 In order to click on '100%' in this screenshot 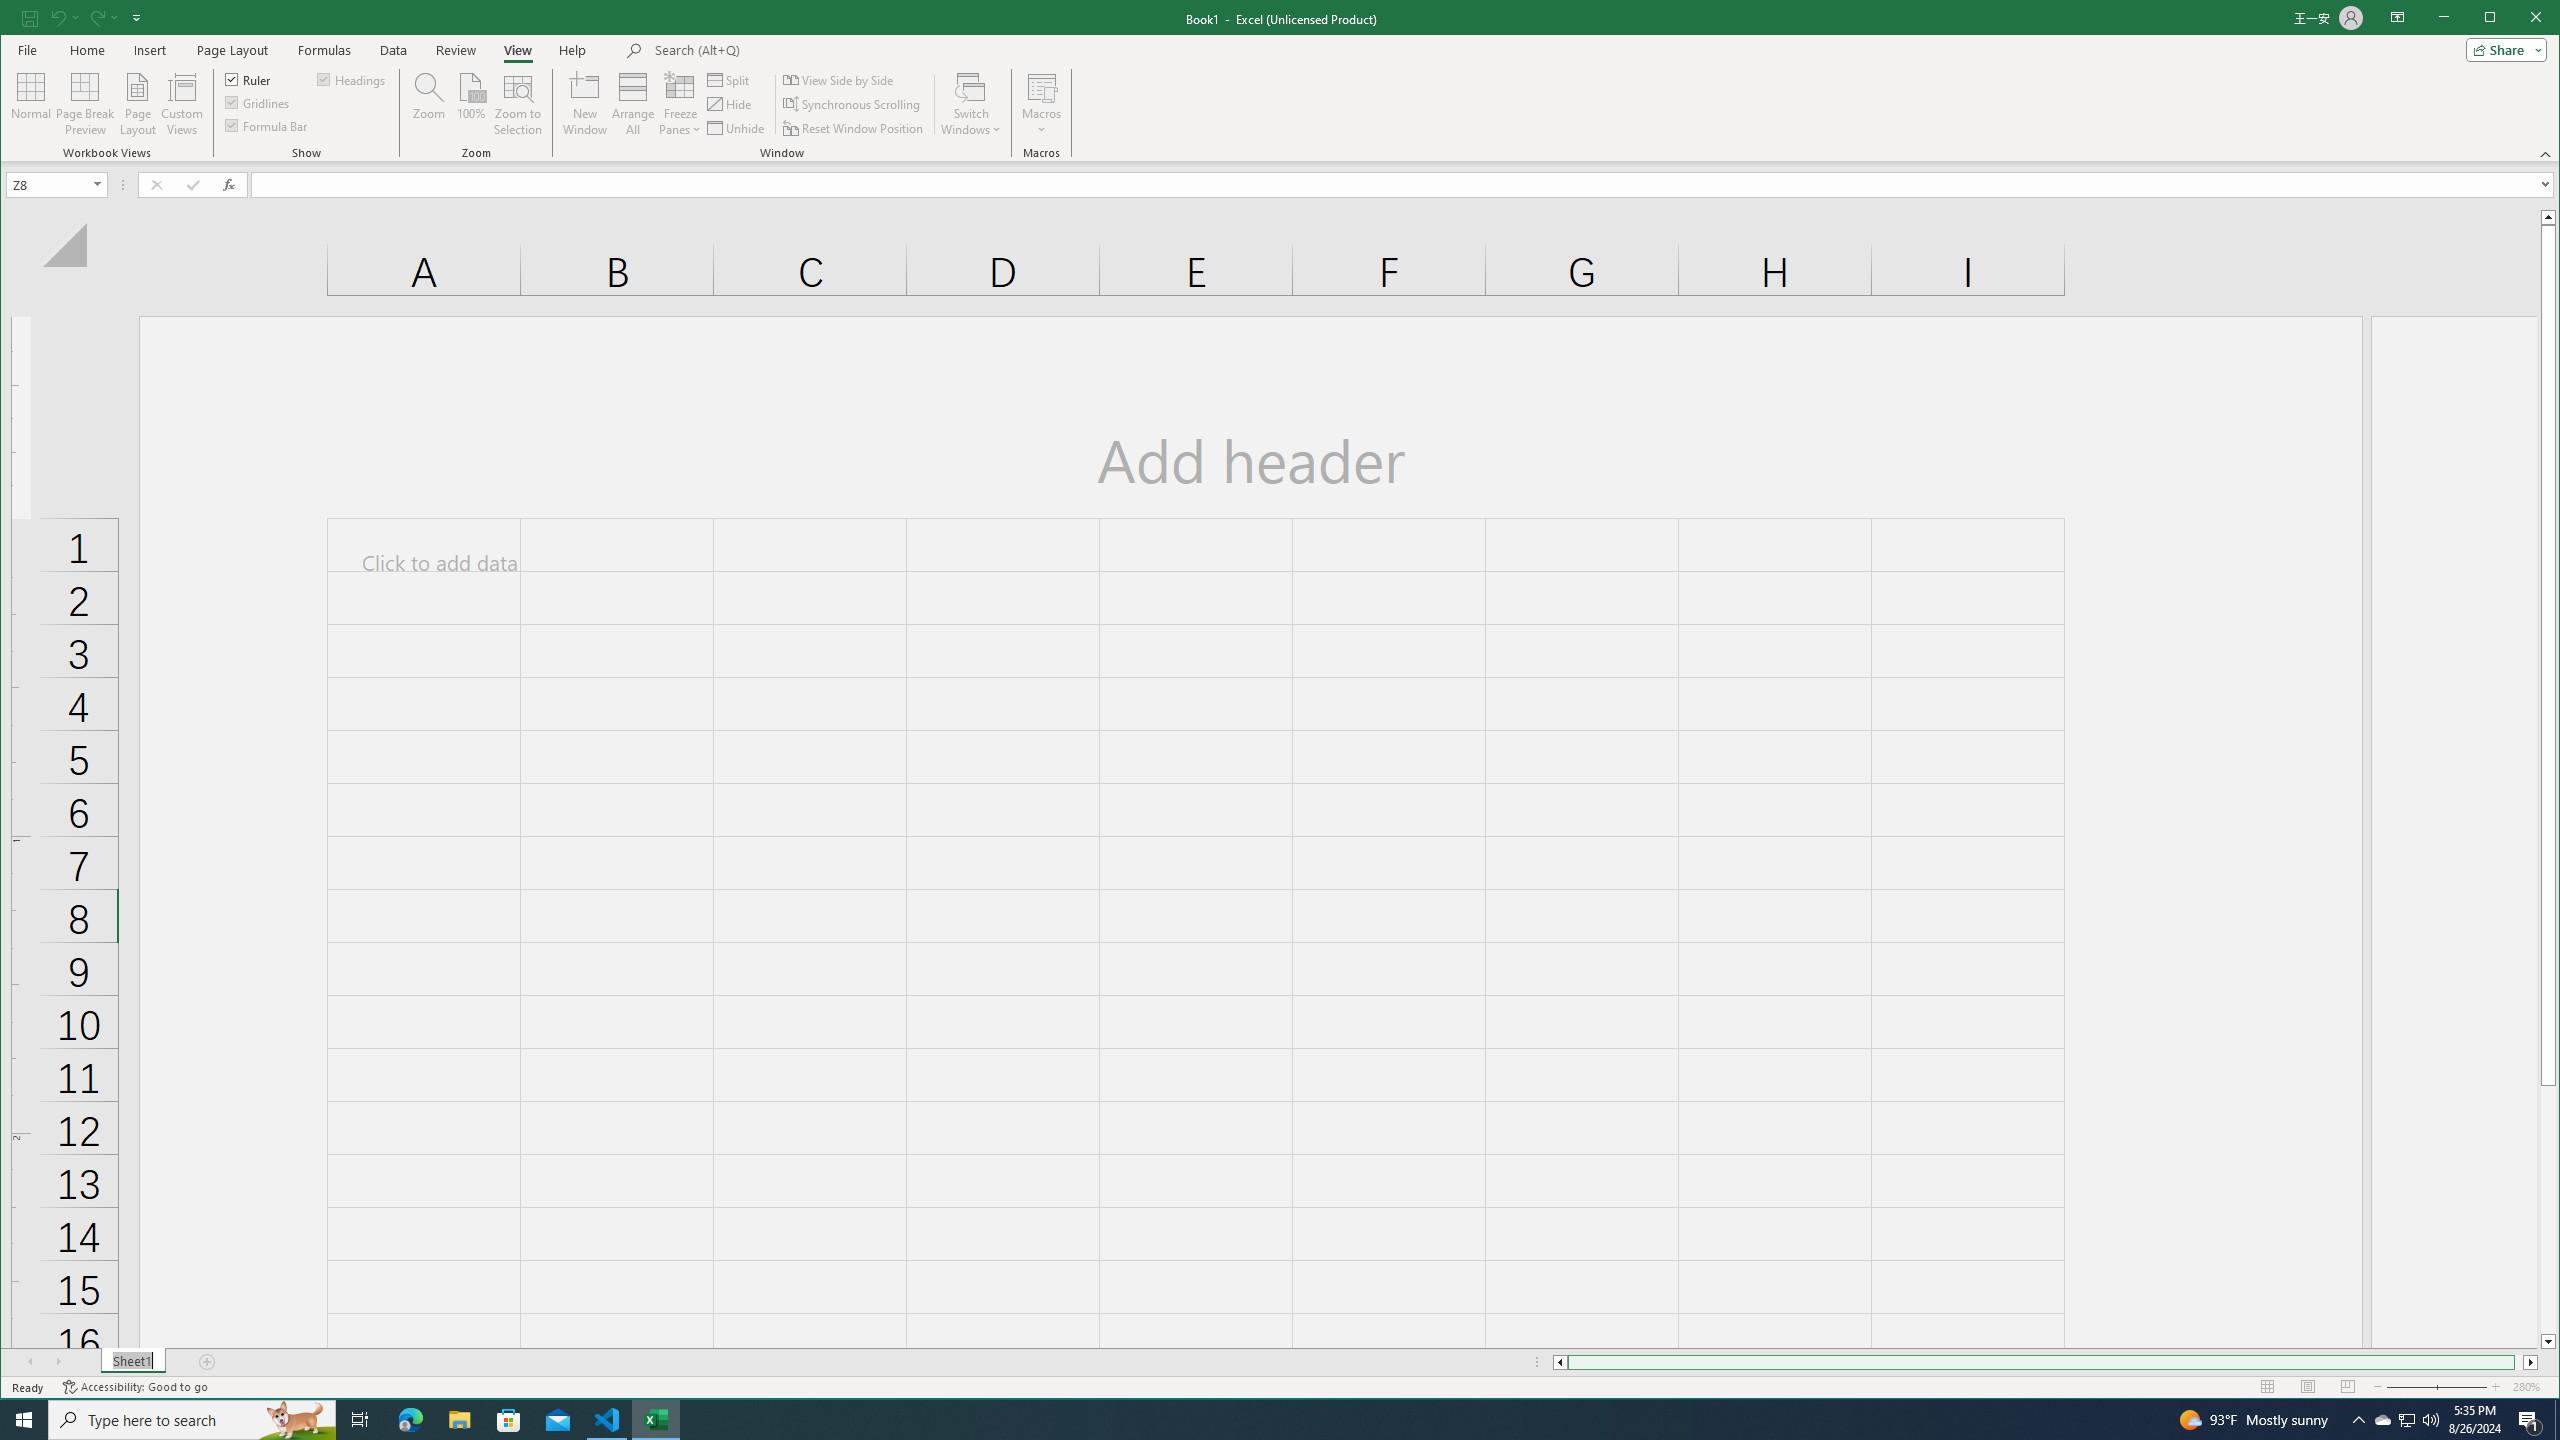, I will do `click(470, 103)`.